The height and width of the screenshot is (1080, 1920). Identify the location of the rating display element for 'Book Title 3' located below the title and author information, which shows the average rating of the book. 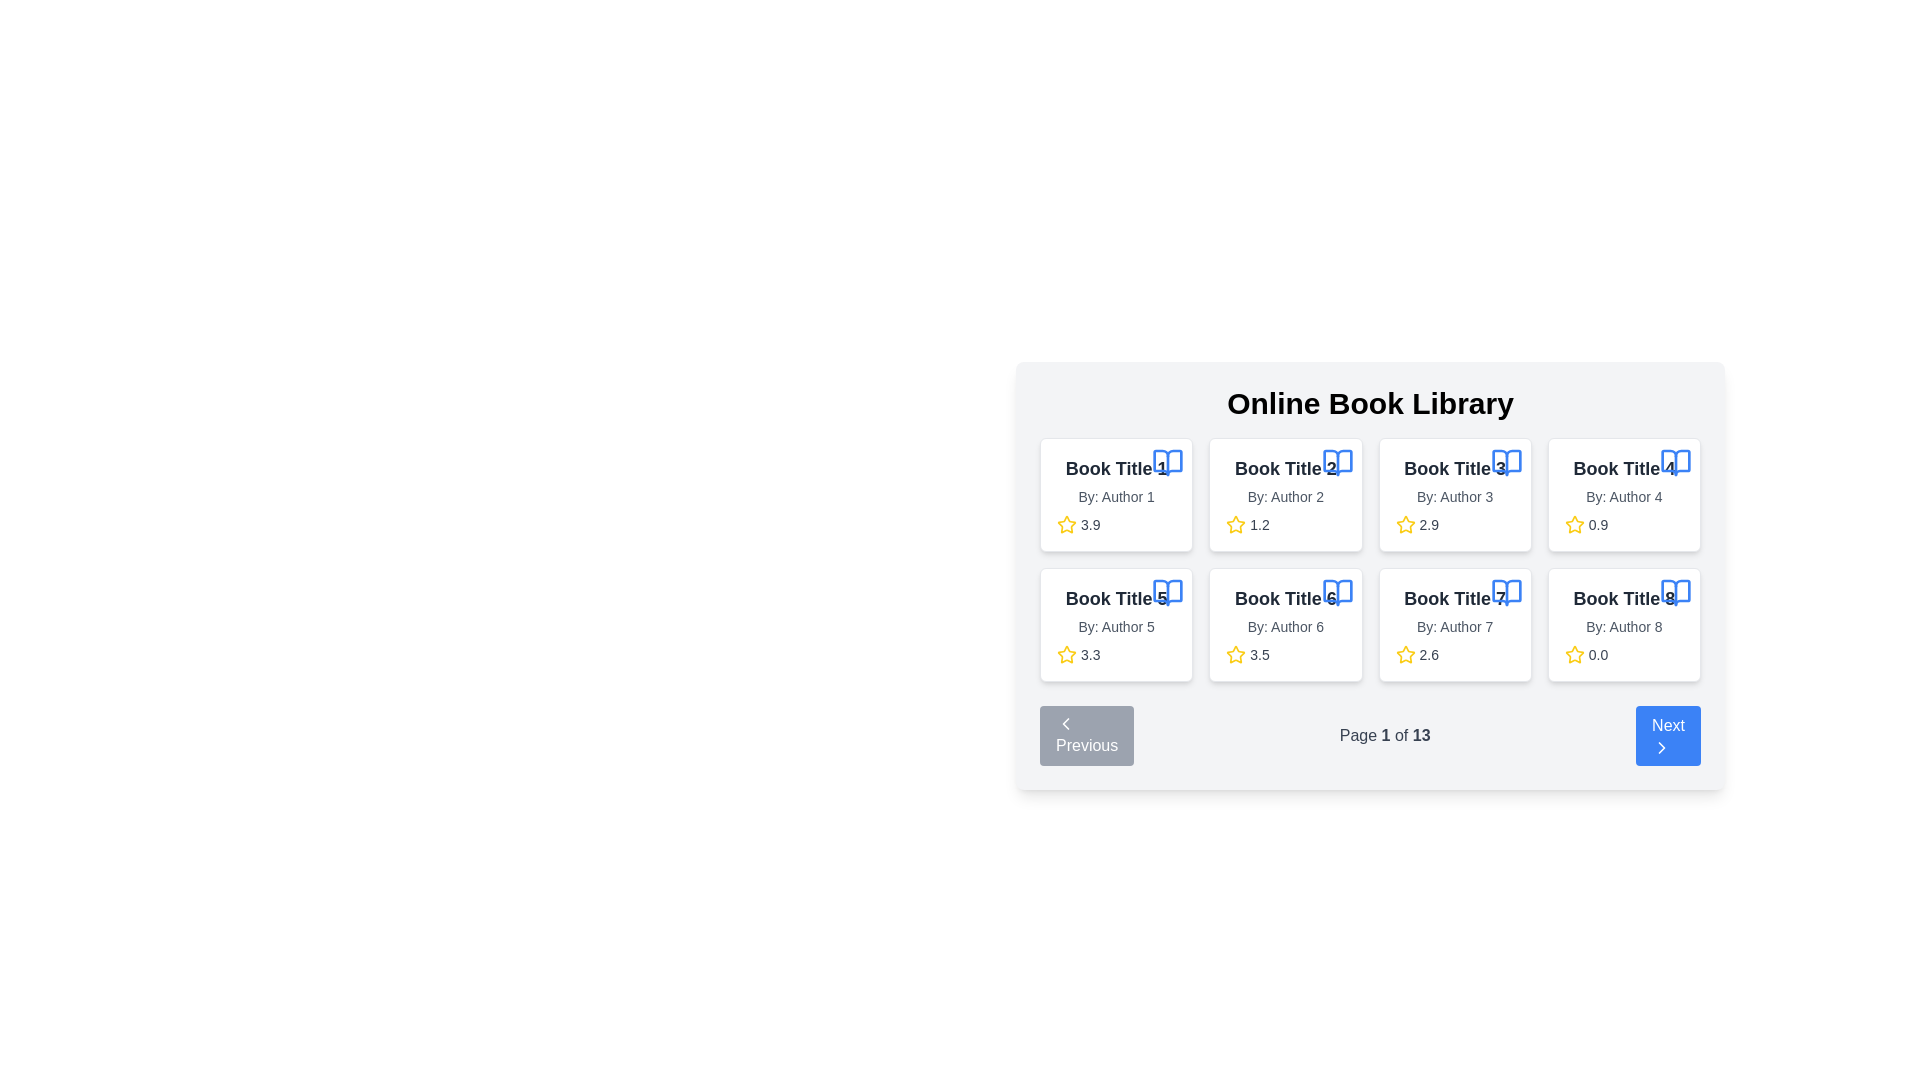
(1455, 523).